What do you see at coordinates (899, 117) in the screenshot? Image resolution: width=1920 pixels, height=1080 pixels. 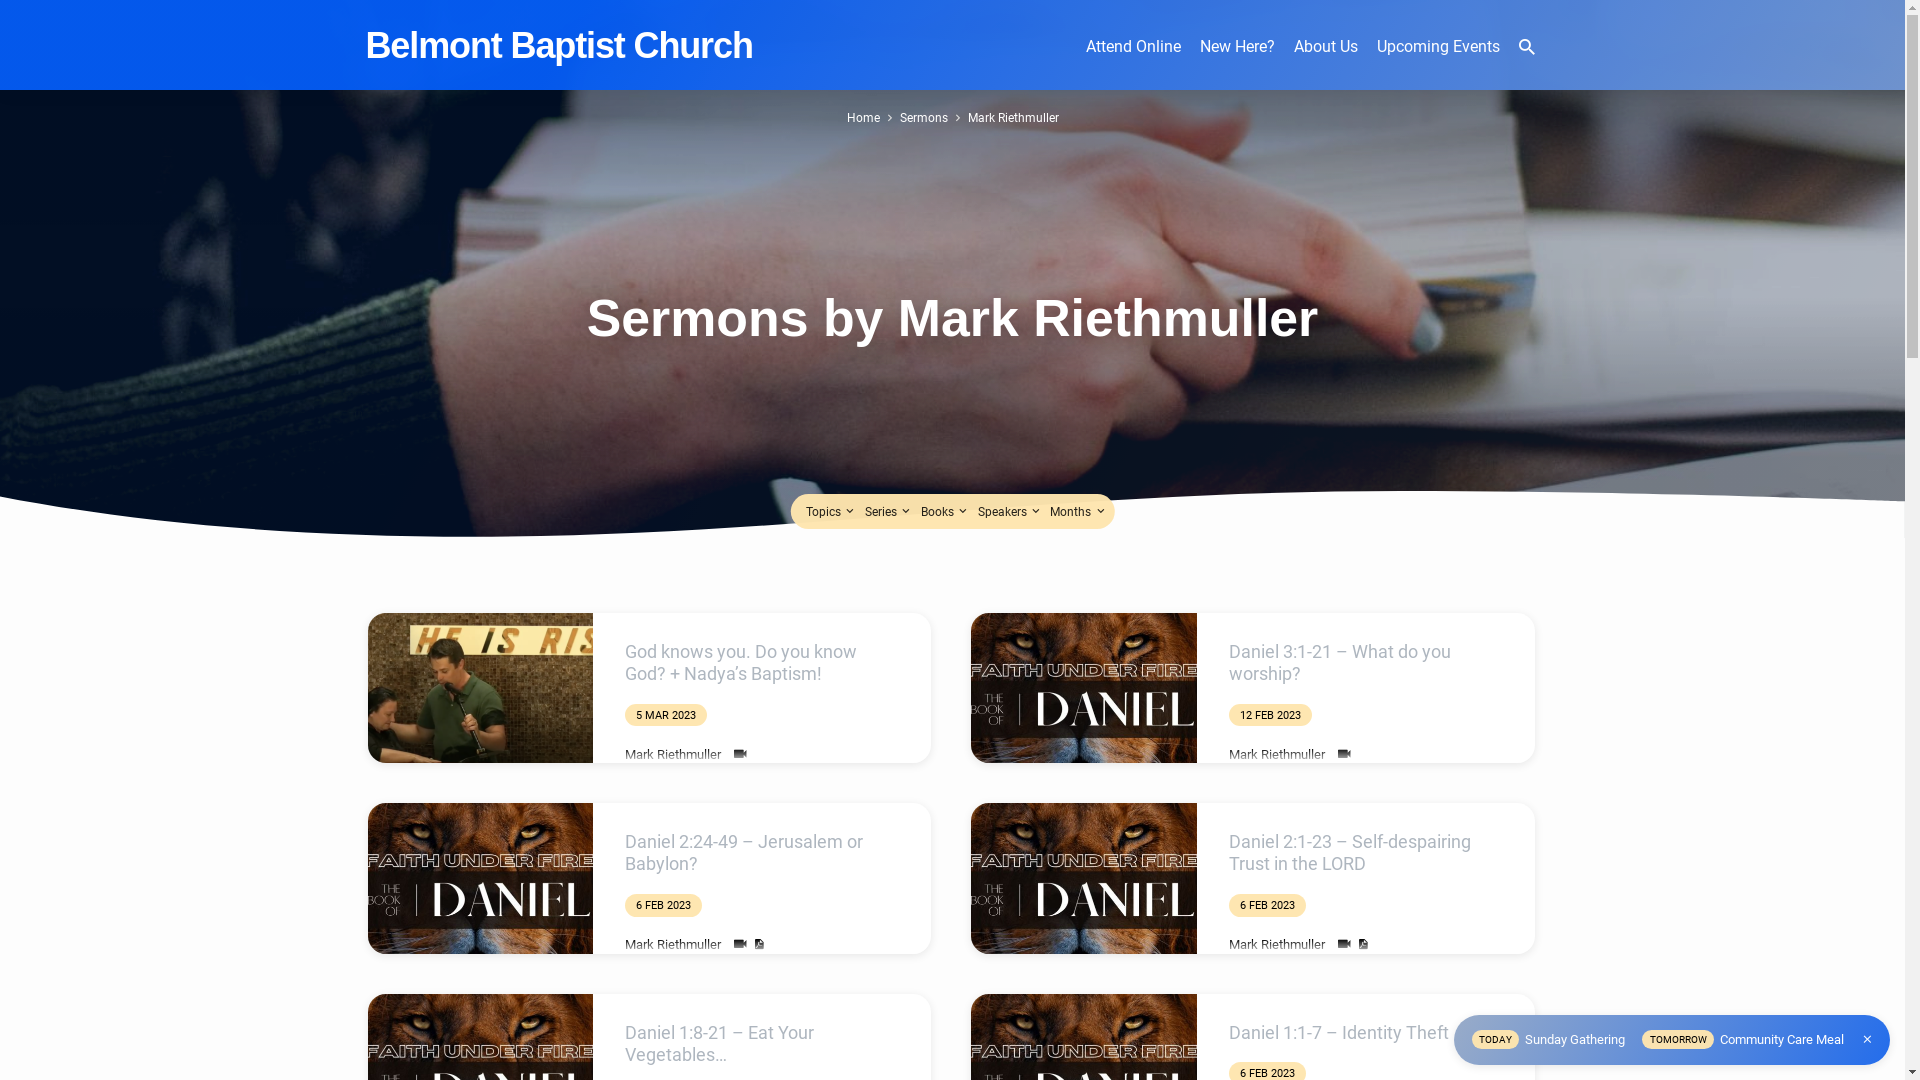 I see `'Sermons'` at bounding box center [899, 117].